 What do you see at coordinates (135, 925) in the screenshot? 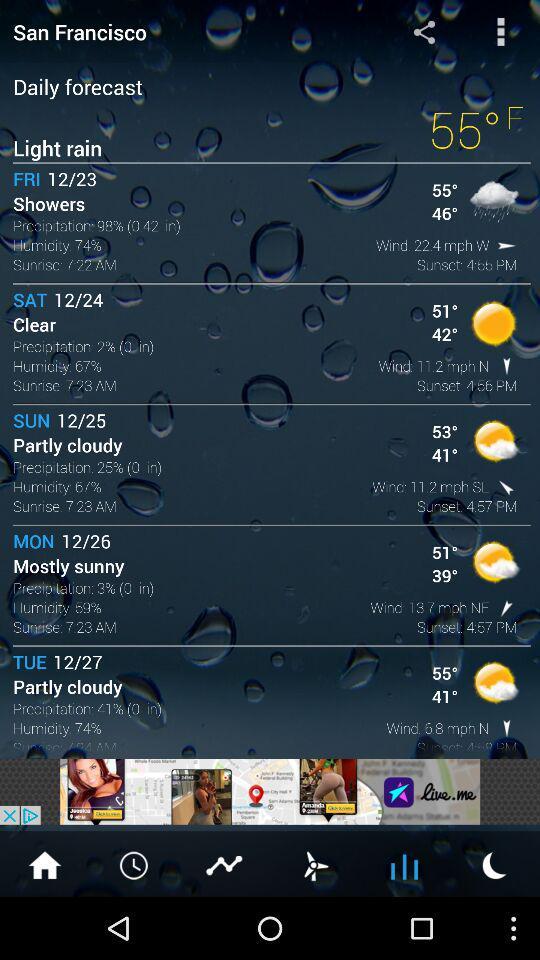
I see `the time icon` at bounding box center [135, 925].